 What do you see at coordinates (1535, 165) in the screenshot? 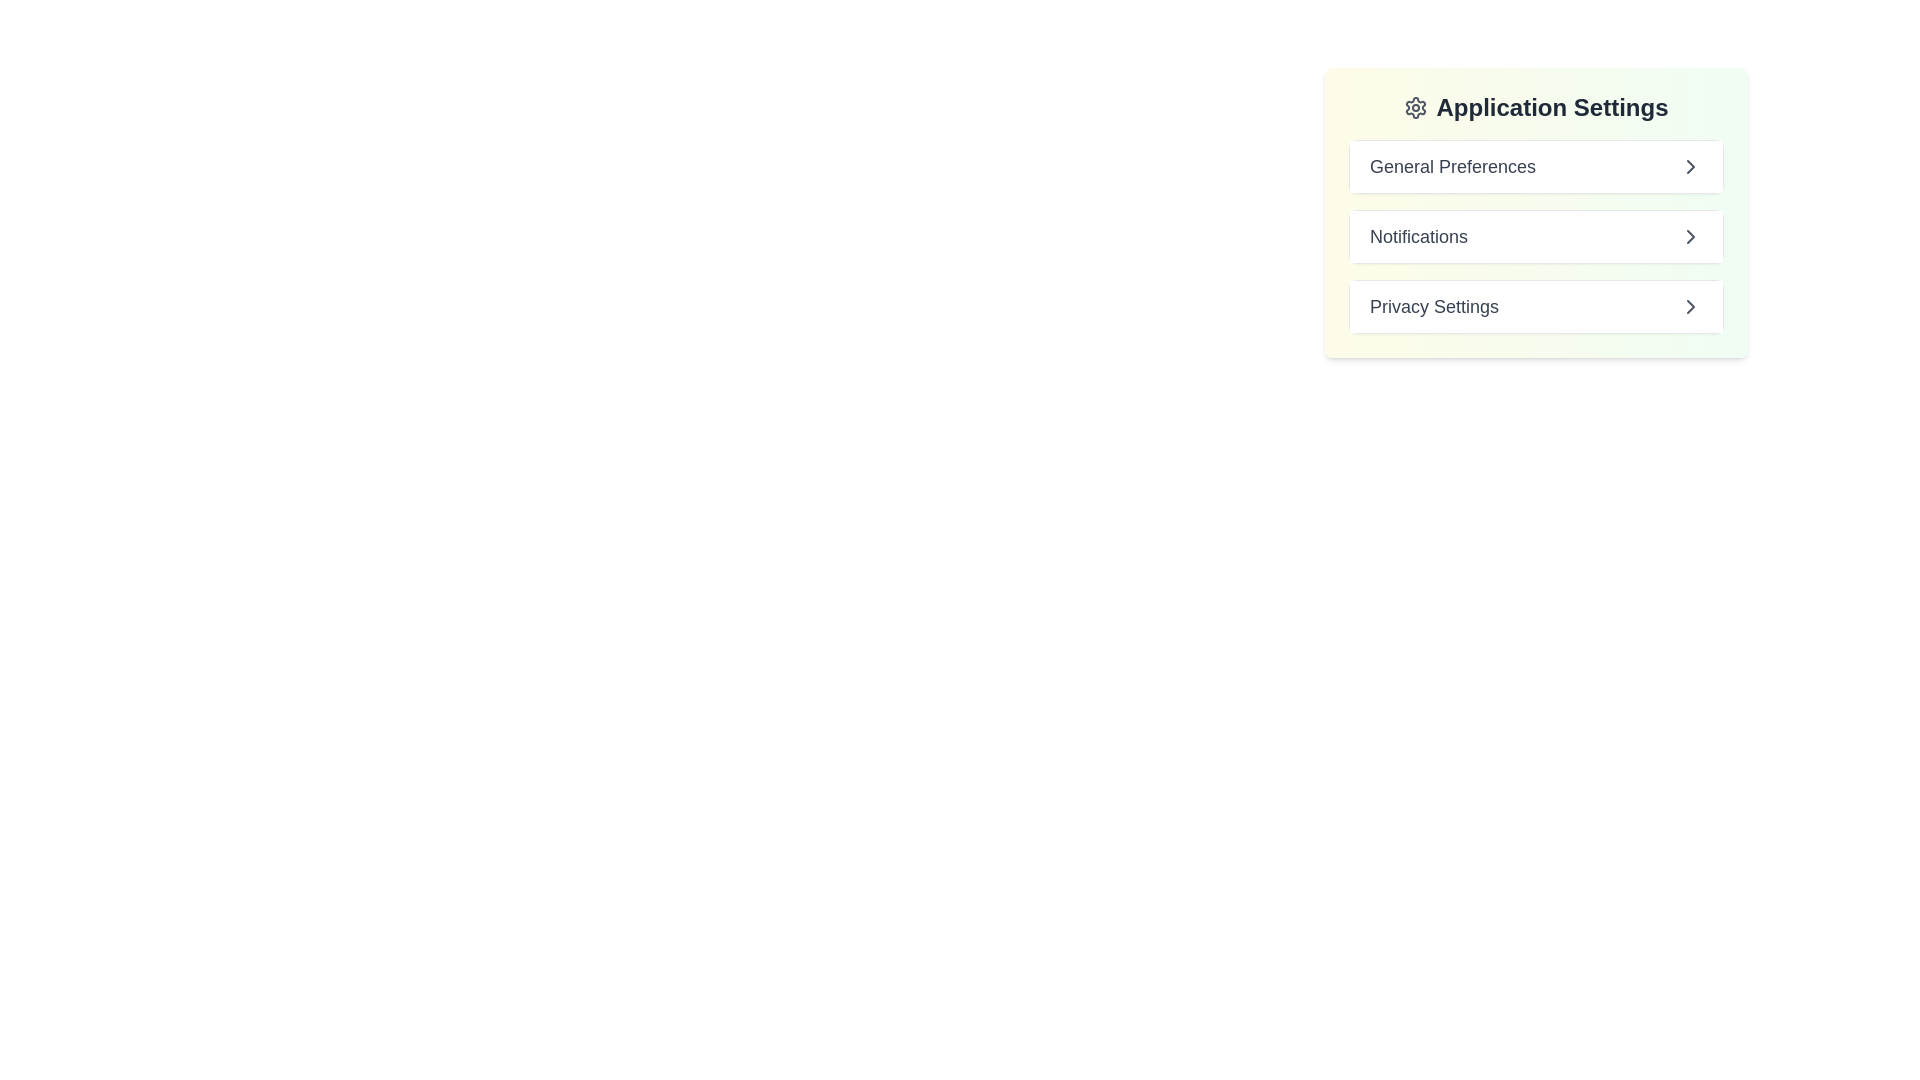
I see `the interactive list item labeled 'General Preferences'` at bounding box center [1535, 165].